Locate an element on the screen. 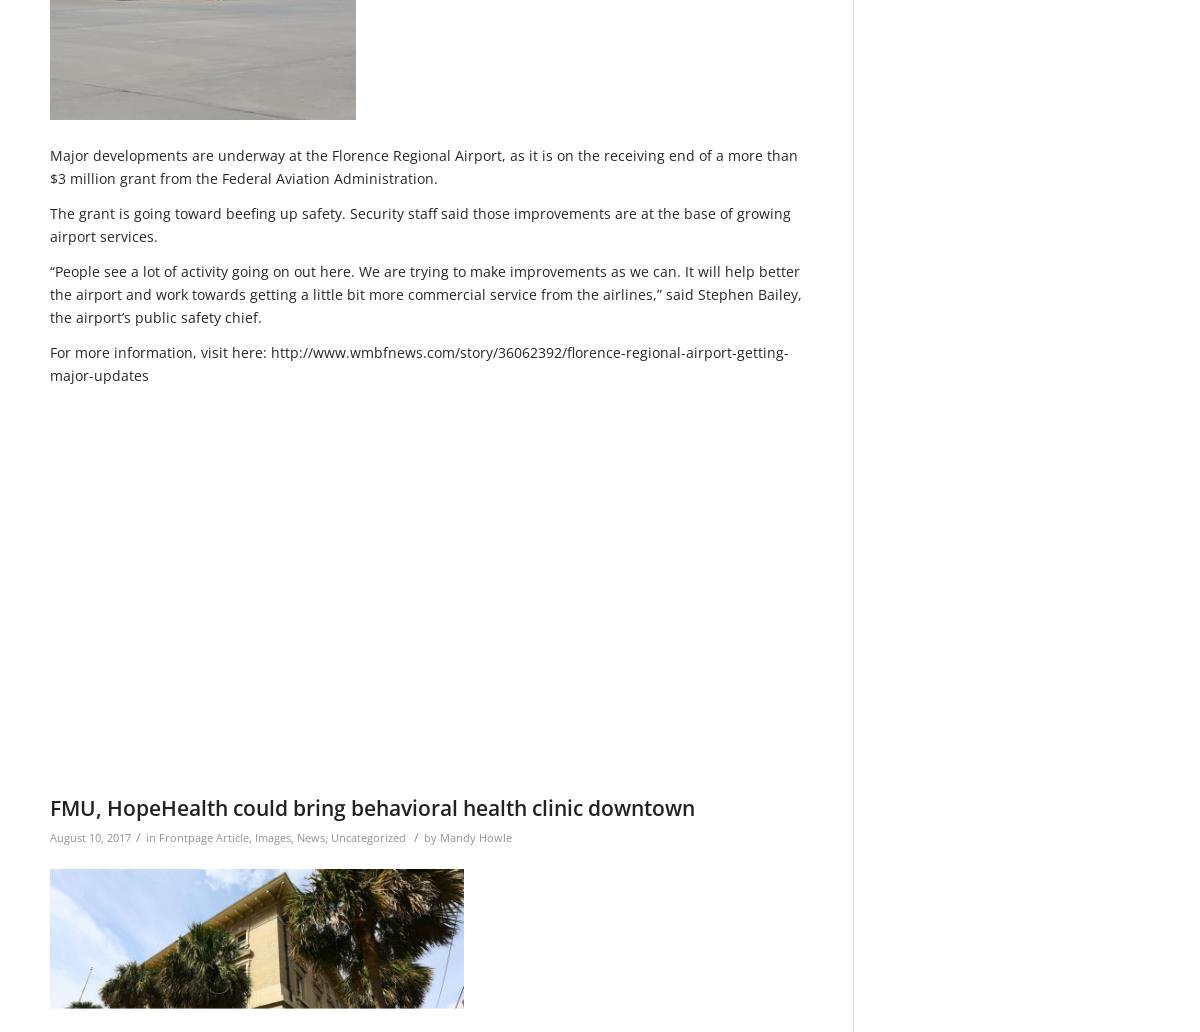  'For more information, visit here: http://www.wmbfnews.com/story/36062392/florence-regional-airport-getting-major-updates' is located at coordinates (419, 363).